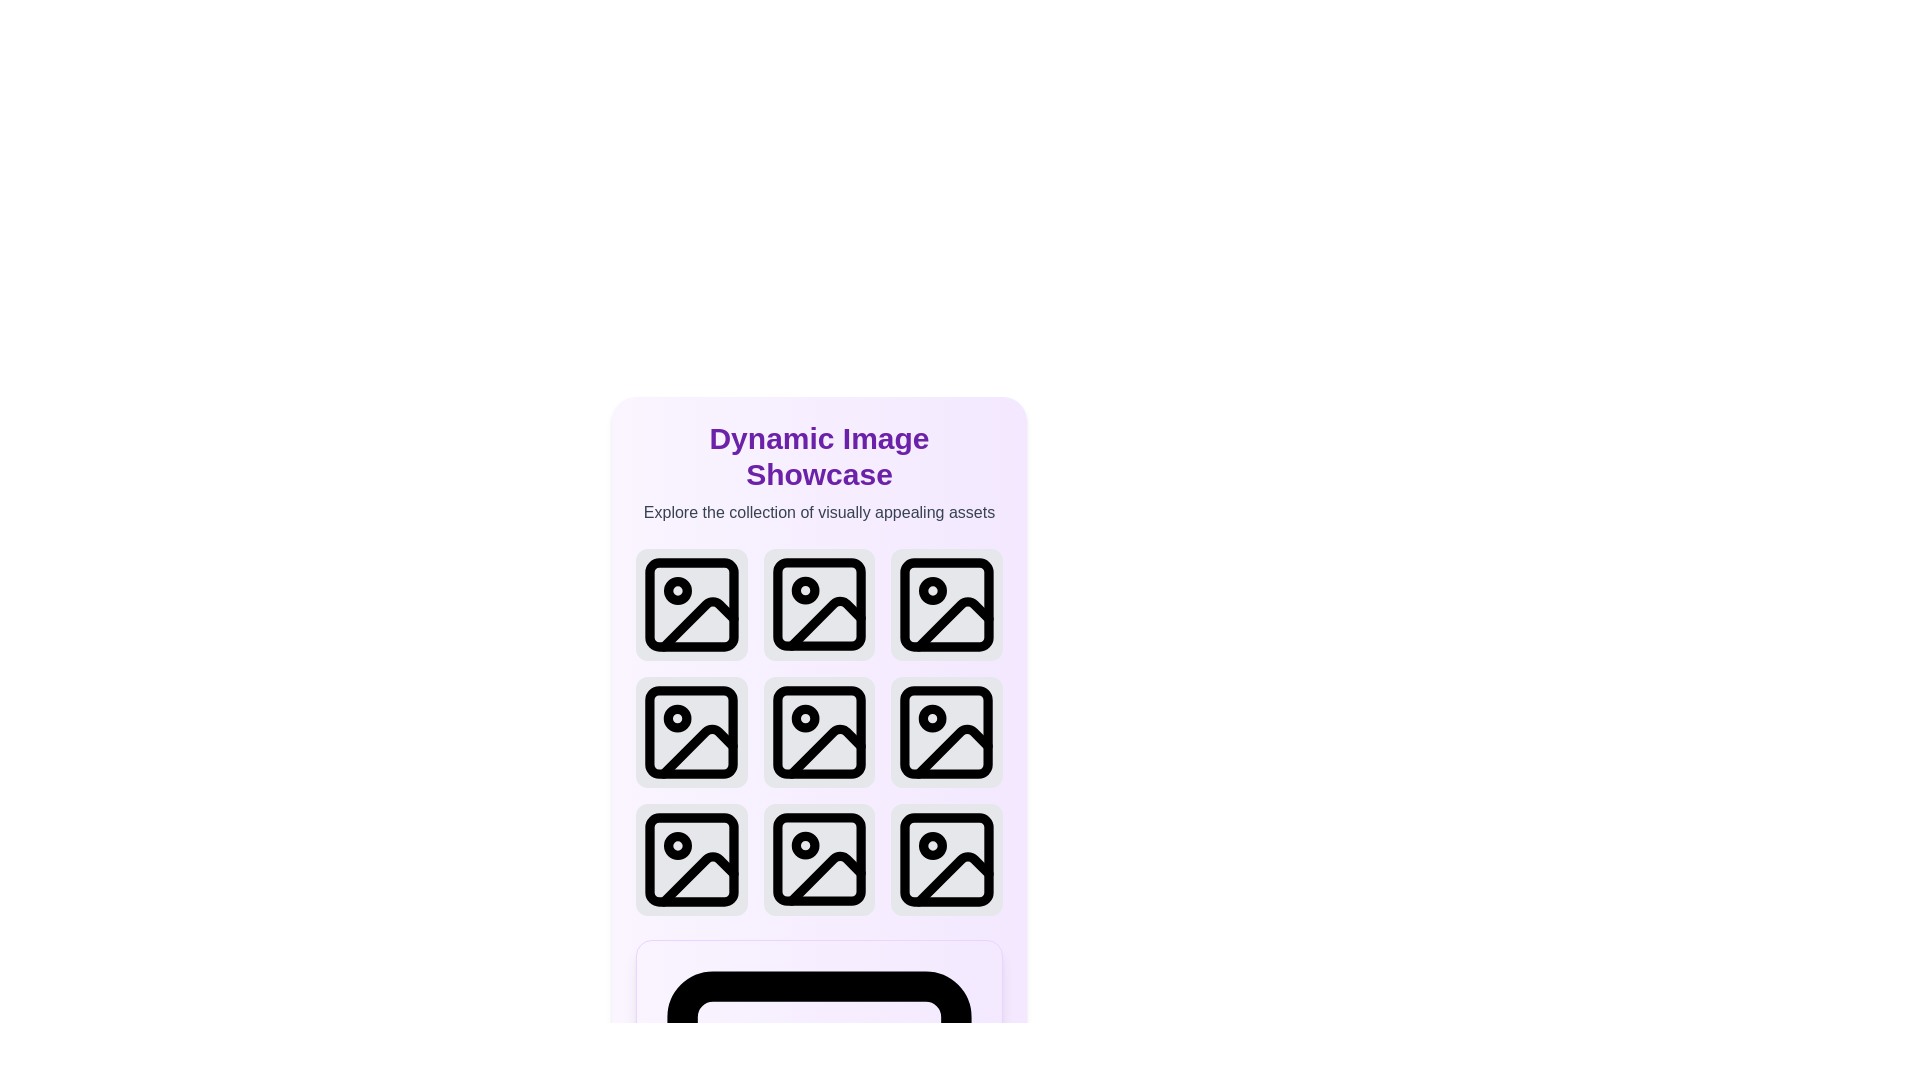 The height and width of the screenshot is (1080, 1920). What do you see at coordinates (932, 846) in the screenshot?
I see `the graphical embellishment circle located at the bottom-right corner of the image icon in the three-by-three grid layout` at bounding box center [932, 846].